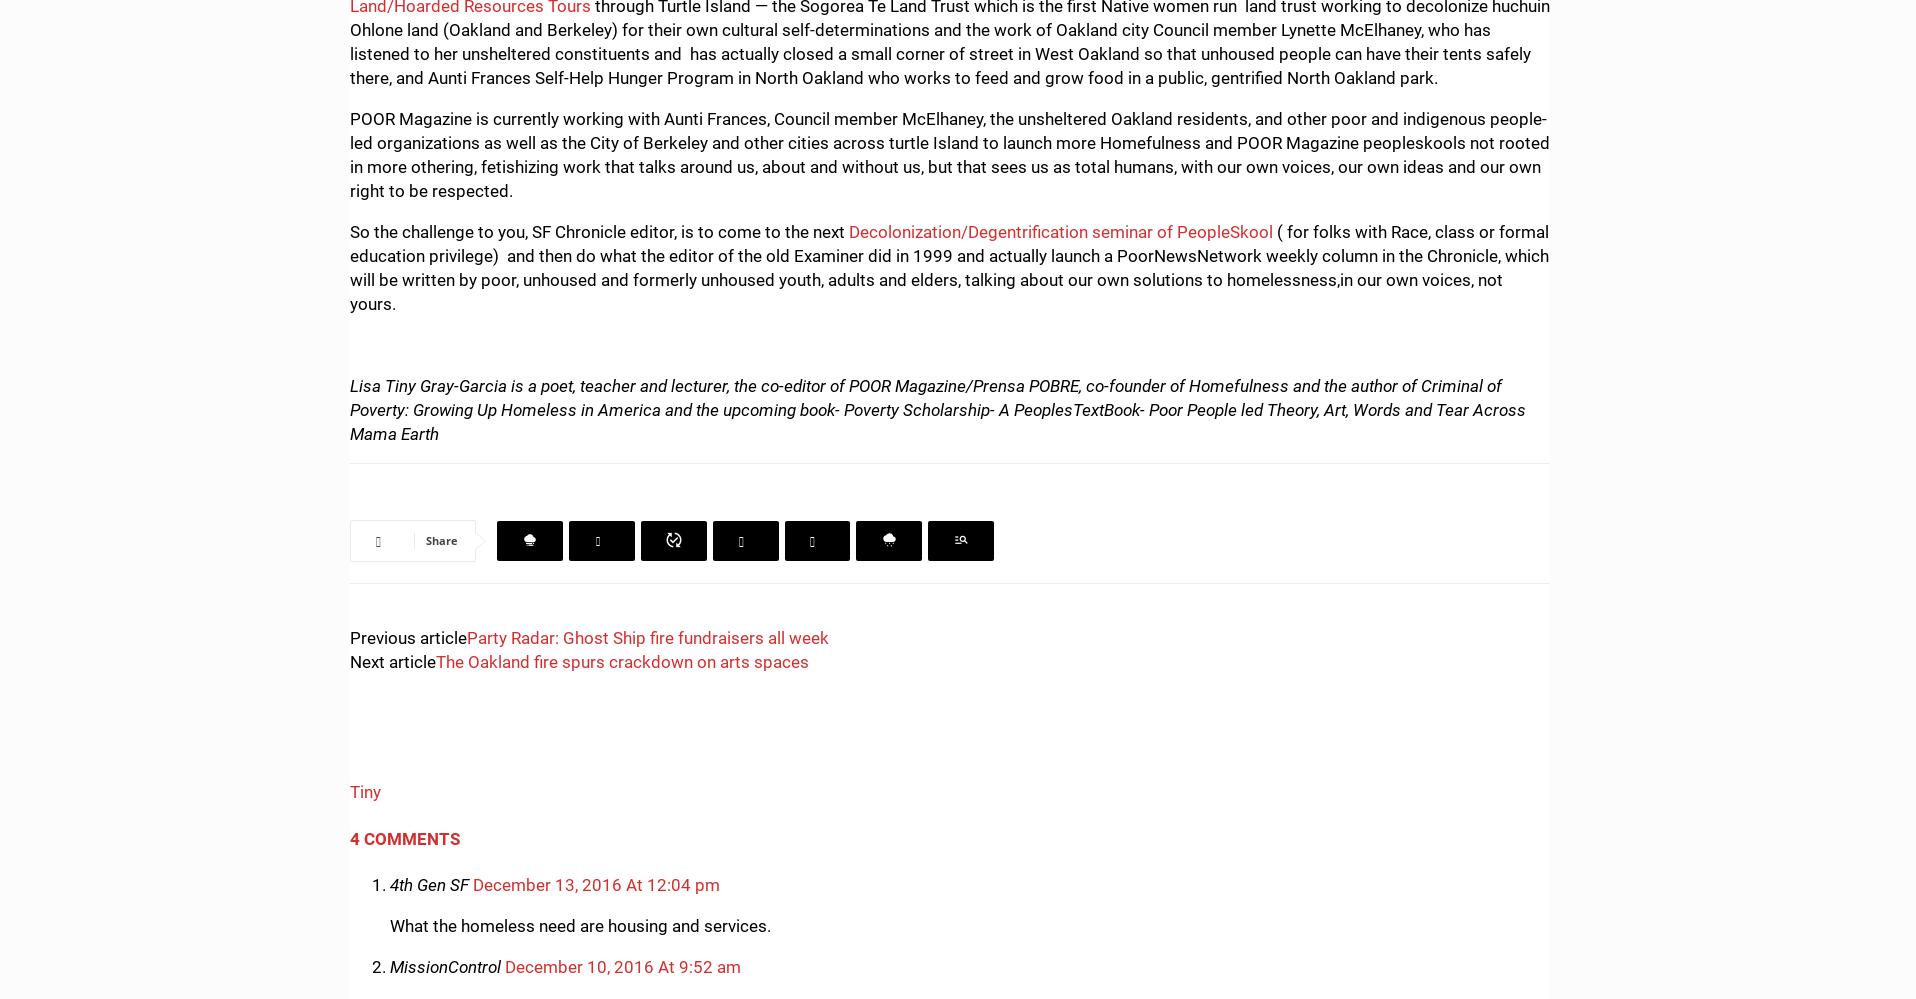  I want to click on 'December 10, 2016                                                At                                                9:52 am', so click(623, 966).